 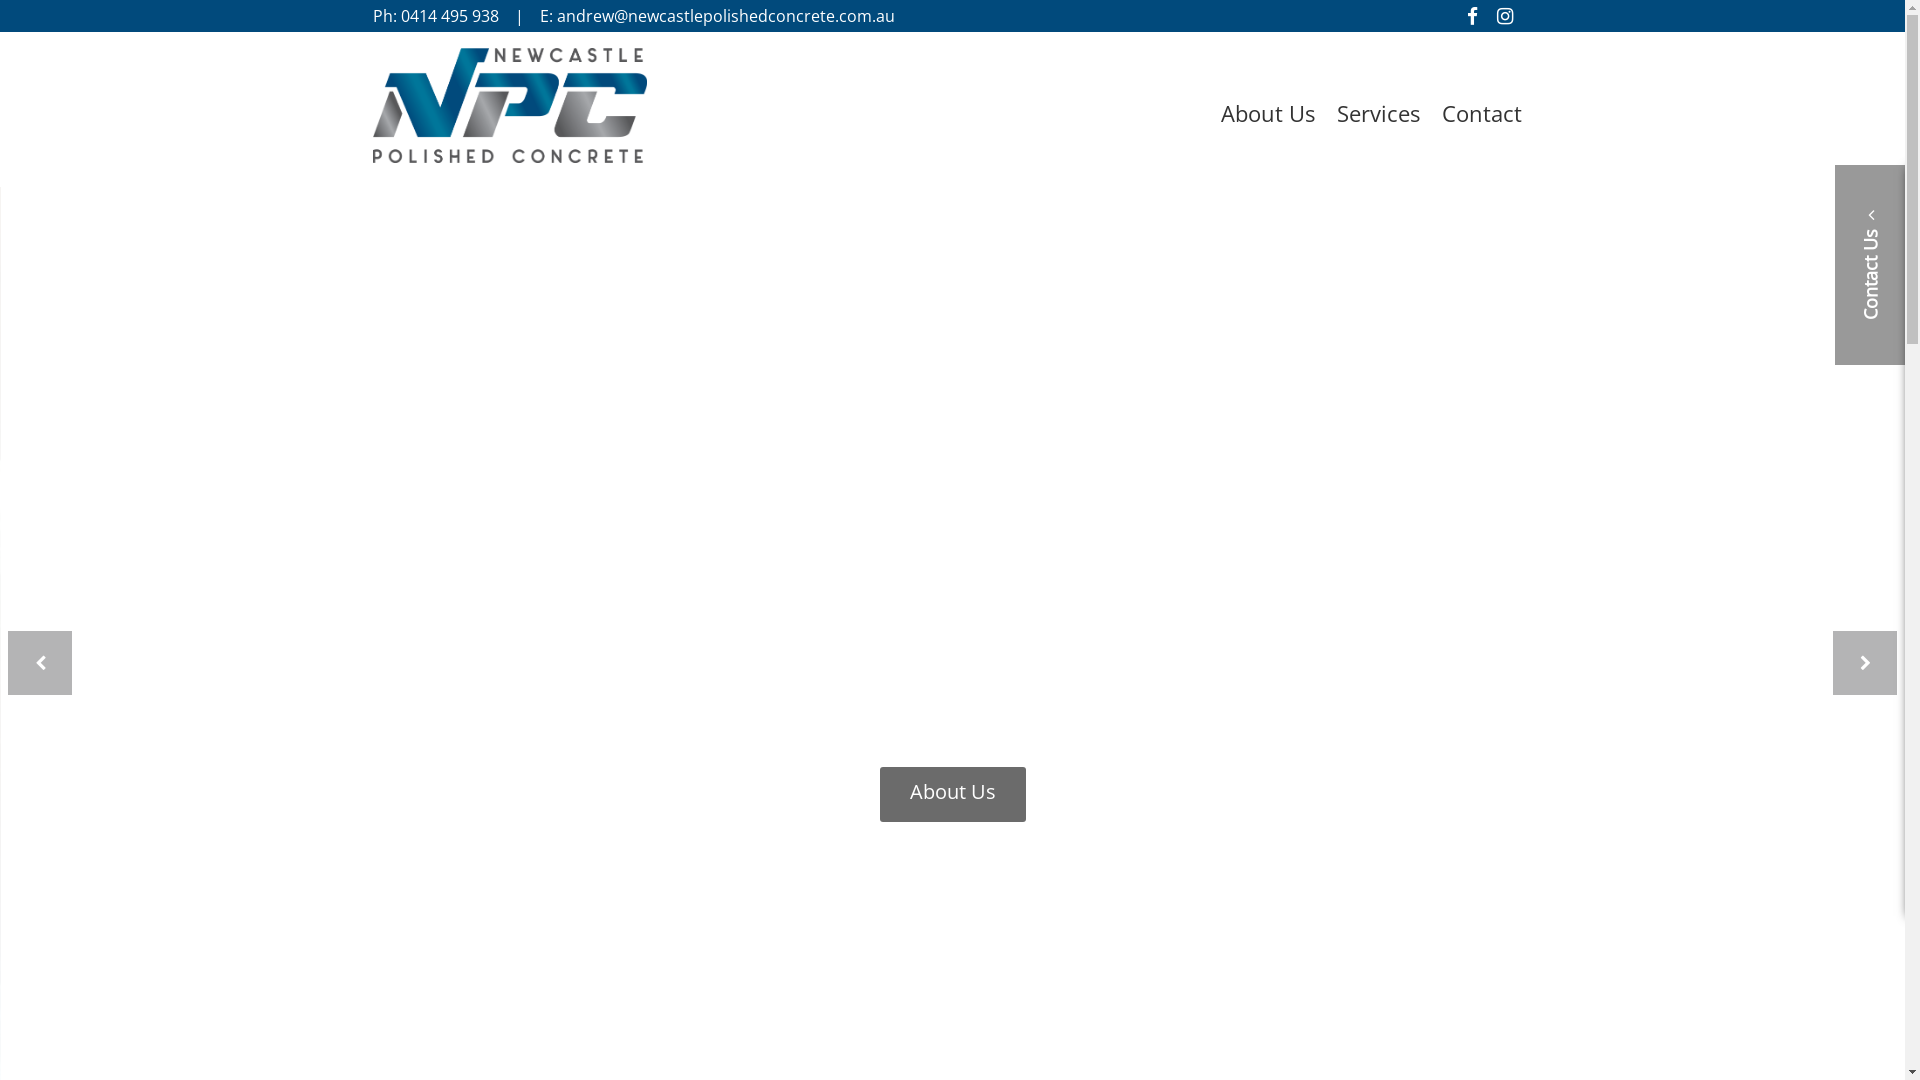 What do you see at coordinates (1481, 112) in the screenshot?
I see `'Contact'` at bounding box center [1481, 112].